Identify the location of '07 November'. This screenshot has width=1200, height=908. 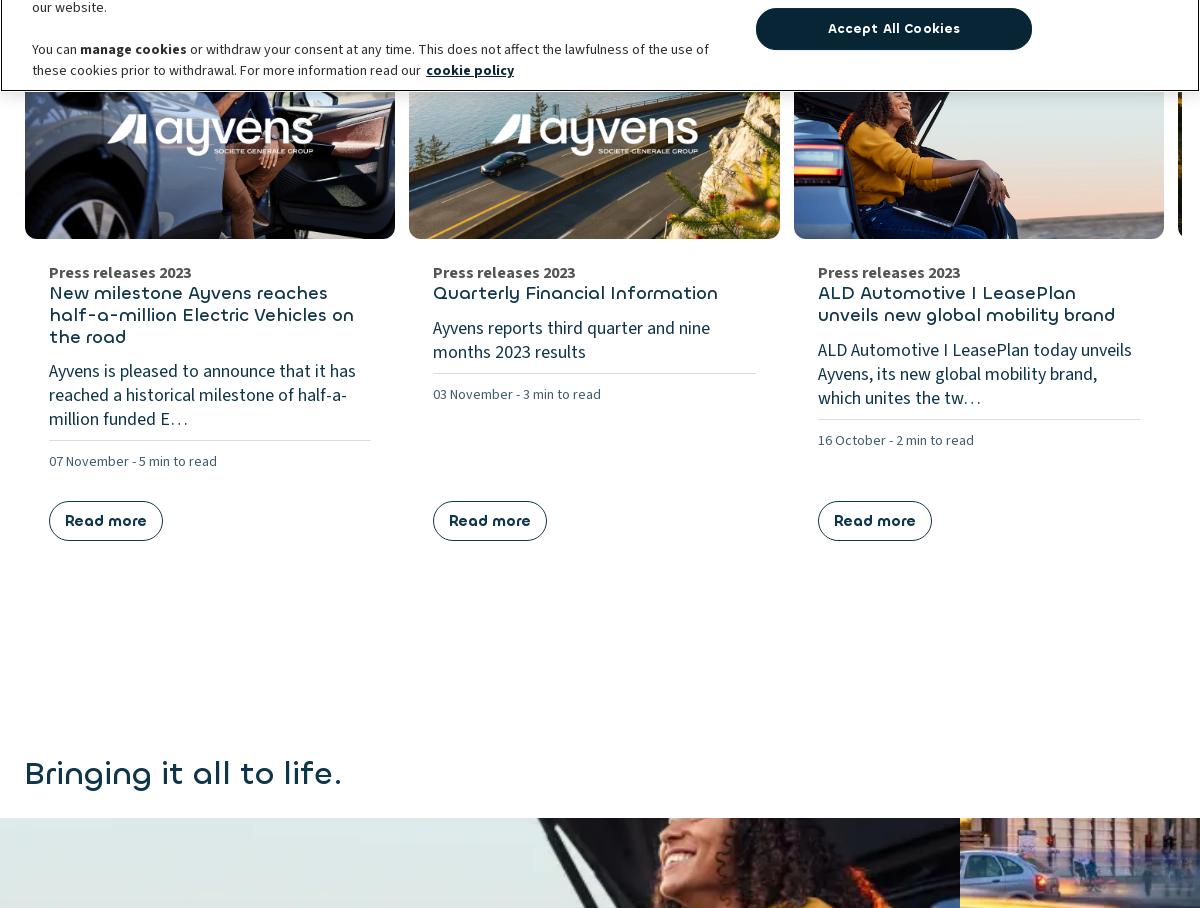
(89, 460).